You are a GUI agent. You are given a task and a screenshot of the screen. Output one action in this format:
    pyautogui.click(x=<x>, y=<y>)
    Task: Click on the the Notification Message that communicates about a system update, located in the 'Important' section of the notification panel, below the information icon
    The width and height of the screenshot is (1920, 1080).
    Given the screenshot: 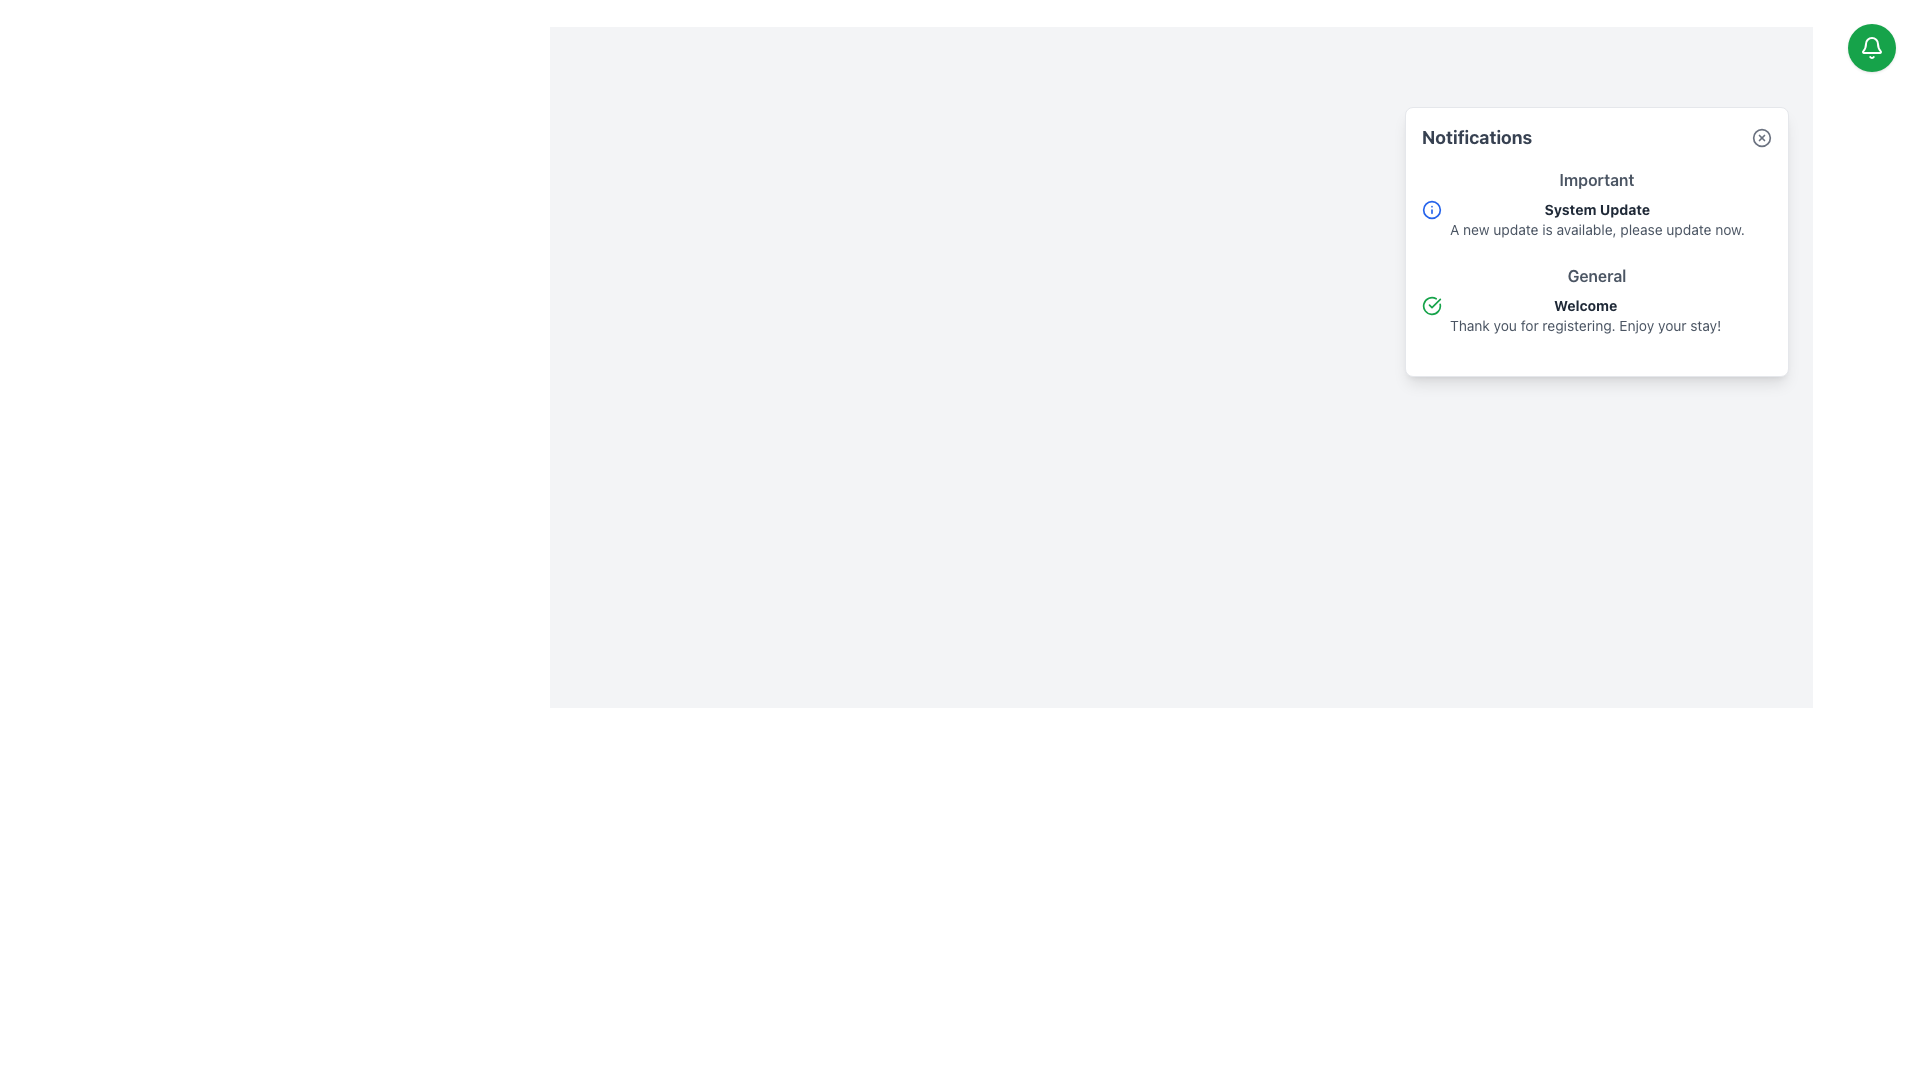 What is the action you would take?
    pyautogui.click(x=1596, y=219)
    